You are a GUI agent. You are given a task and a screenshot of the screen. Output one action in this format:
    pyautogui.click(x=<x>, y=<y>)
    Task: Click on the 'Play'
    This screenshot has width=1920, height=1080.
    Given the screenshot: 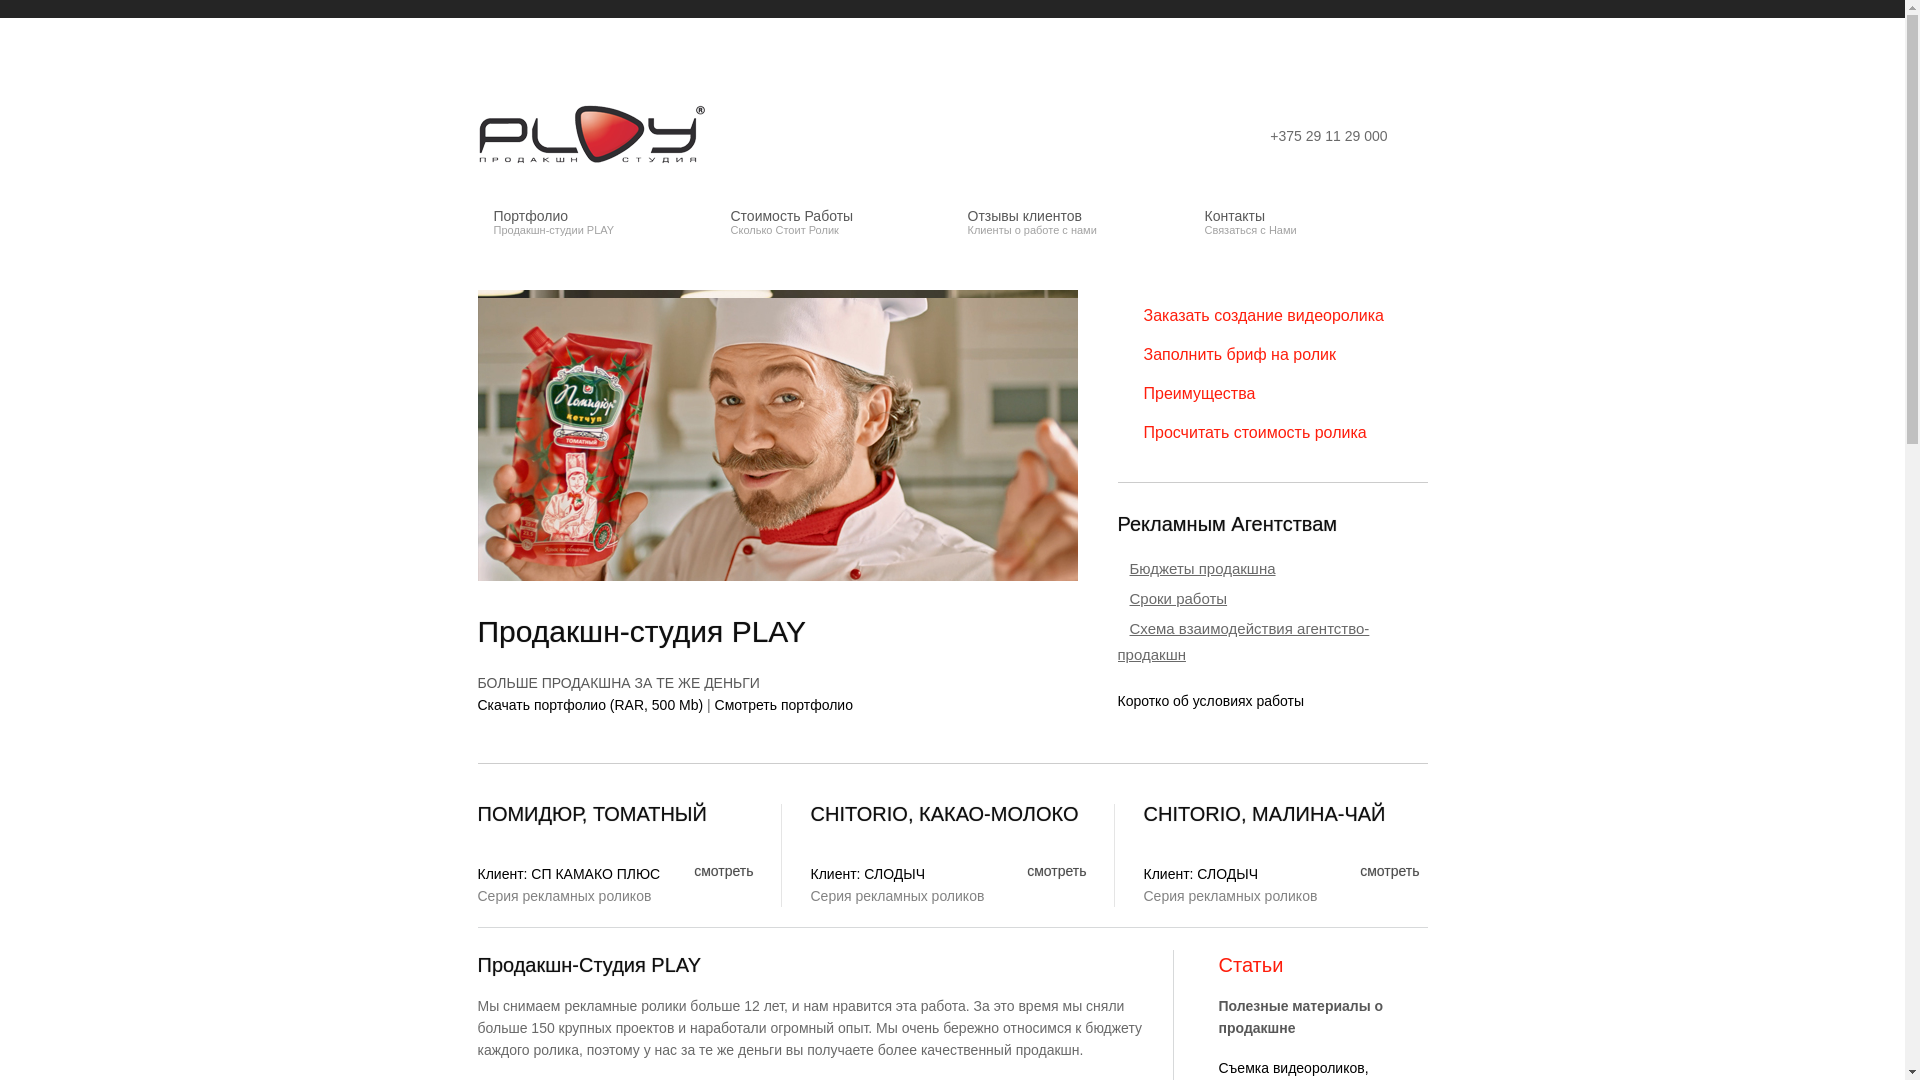 What is the action you would take?
    pyautogui.click(x=593, y=135)
    